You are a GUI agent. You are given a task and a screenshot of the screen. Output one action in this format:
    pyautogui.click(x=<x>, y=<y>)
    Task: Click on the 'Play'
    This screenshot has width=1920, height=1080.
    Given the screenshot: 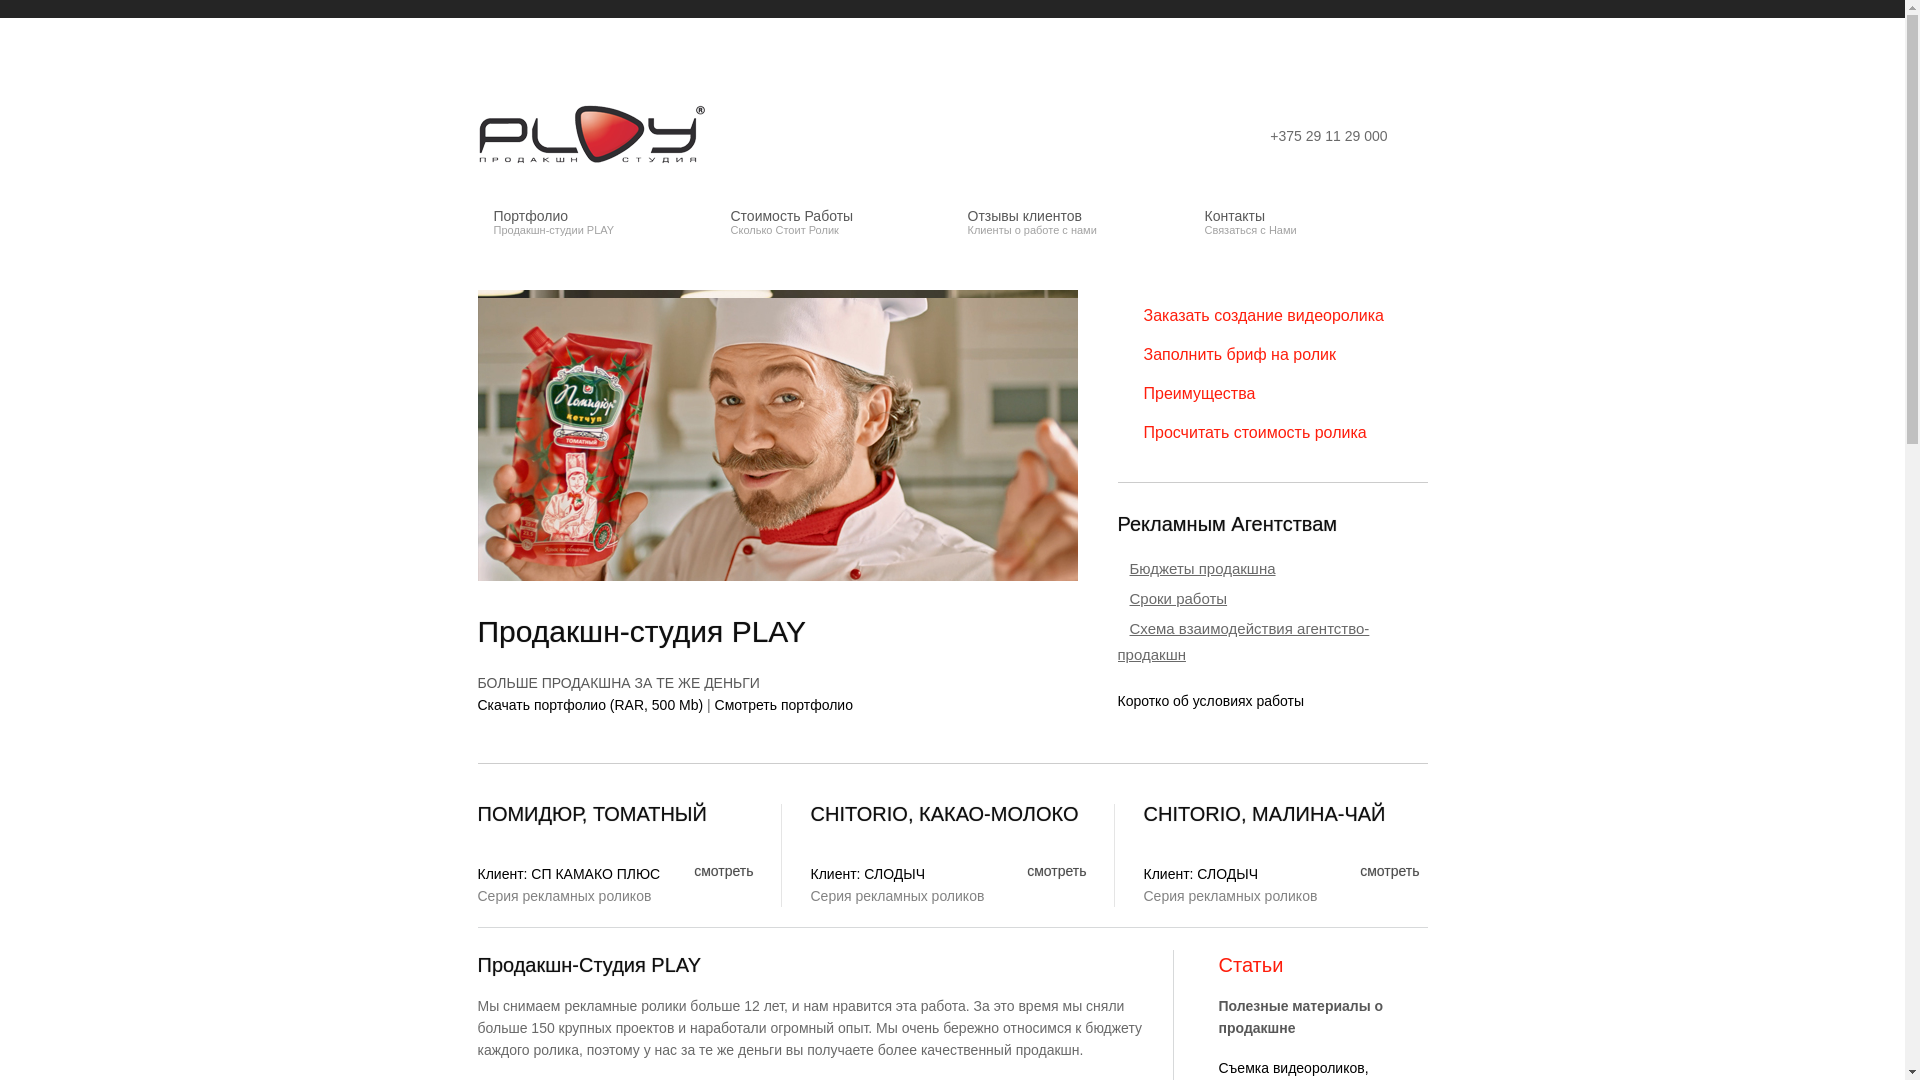 What is the action you would take?
    pyautogui.click(x=593, y=135)
    